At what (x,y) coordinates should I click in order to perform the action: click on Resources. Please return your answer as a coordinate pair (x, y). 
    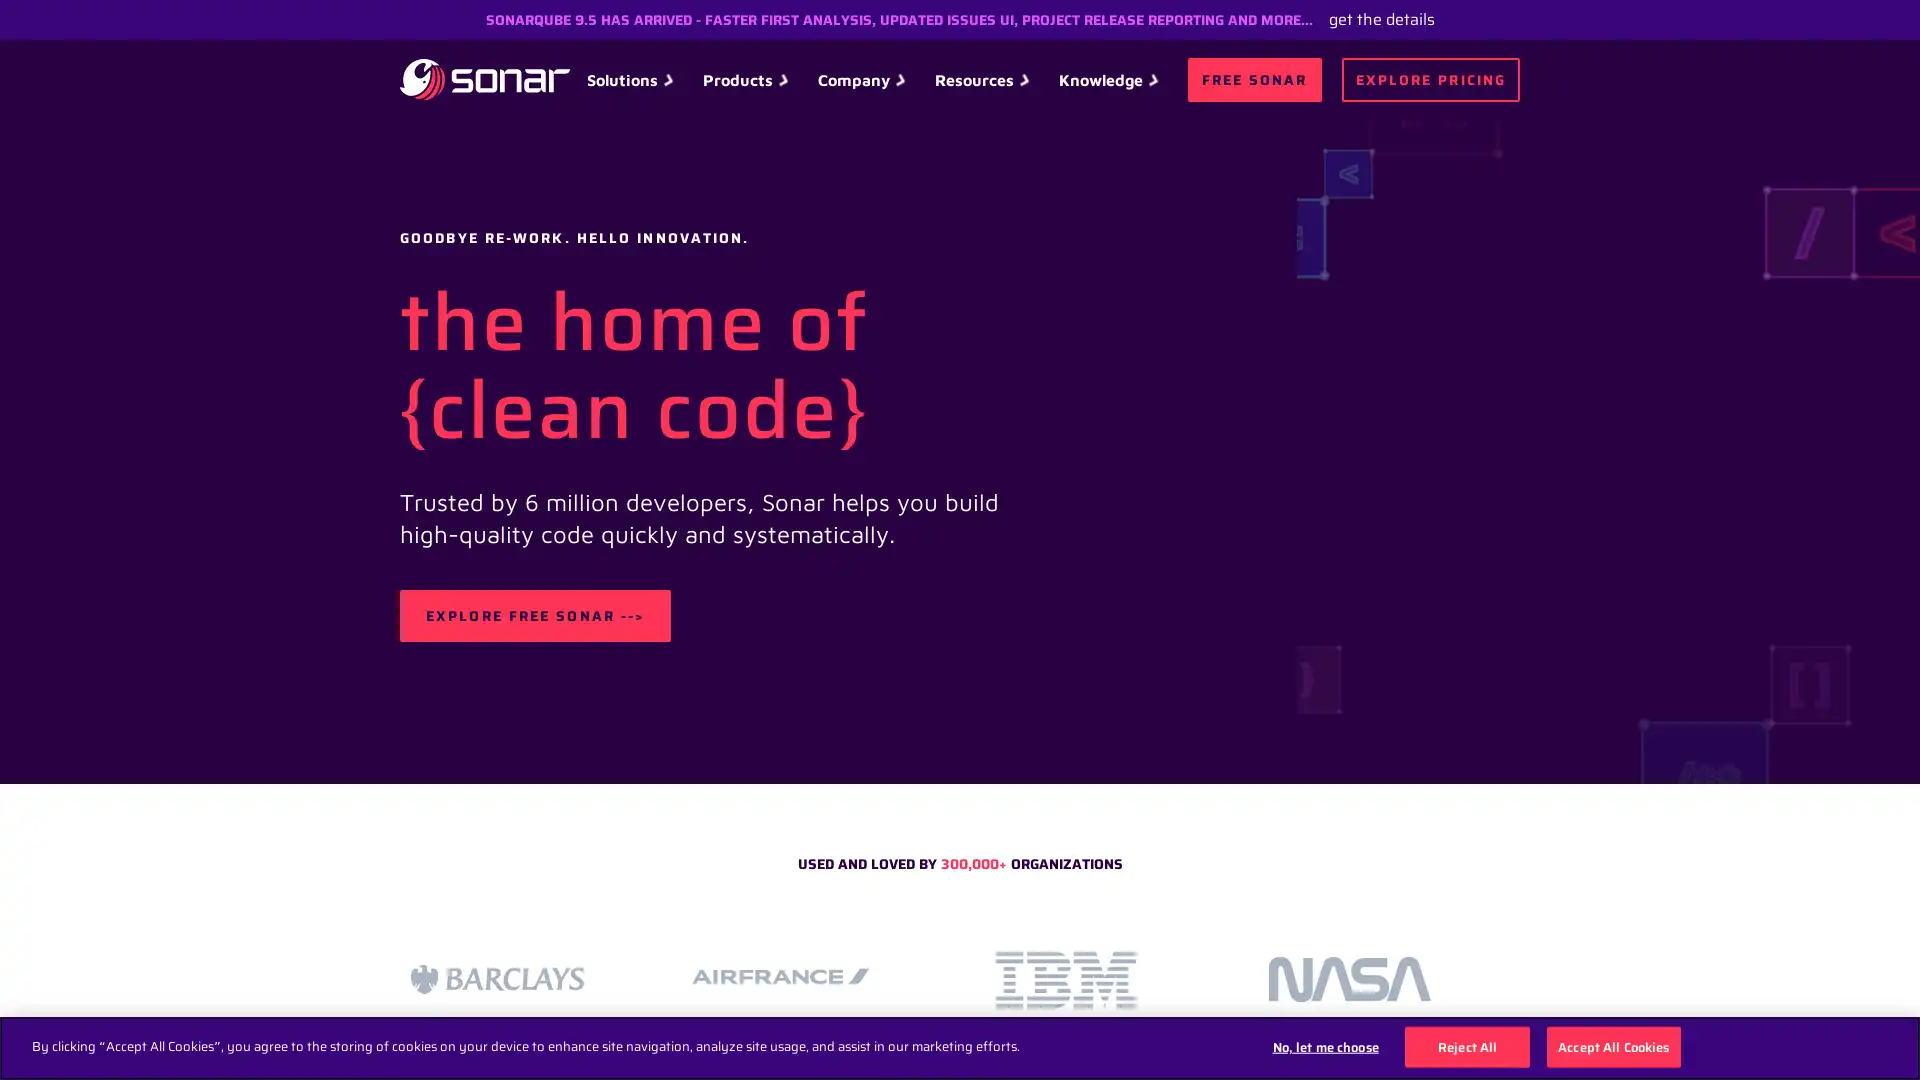
    Looking at the image, I should click on (1000, 79).